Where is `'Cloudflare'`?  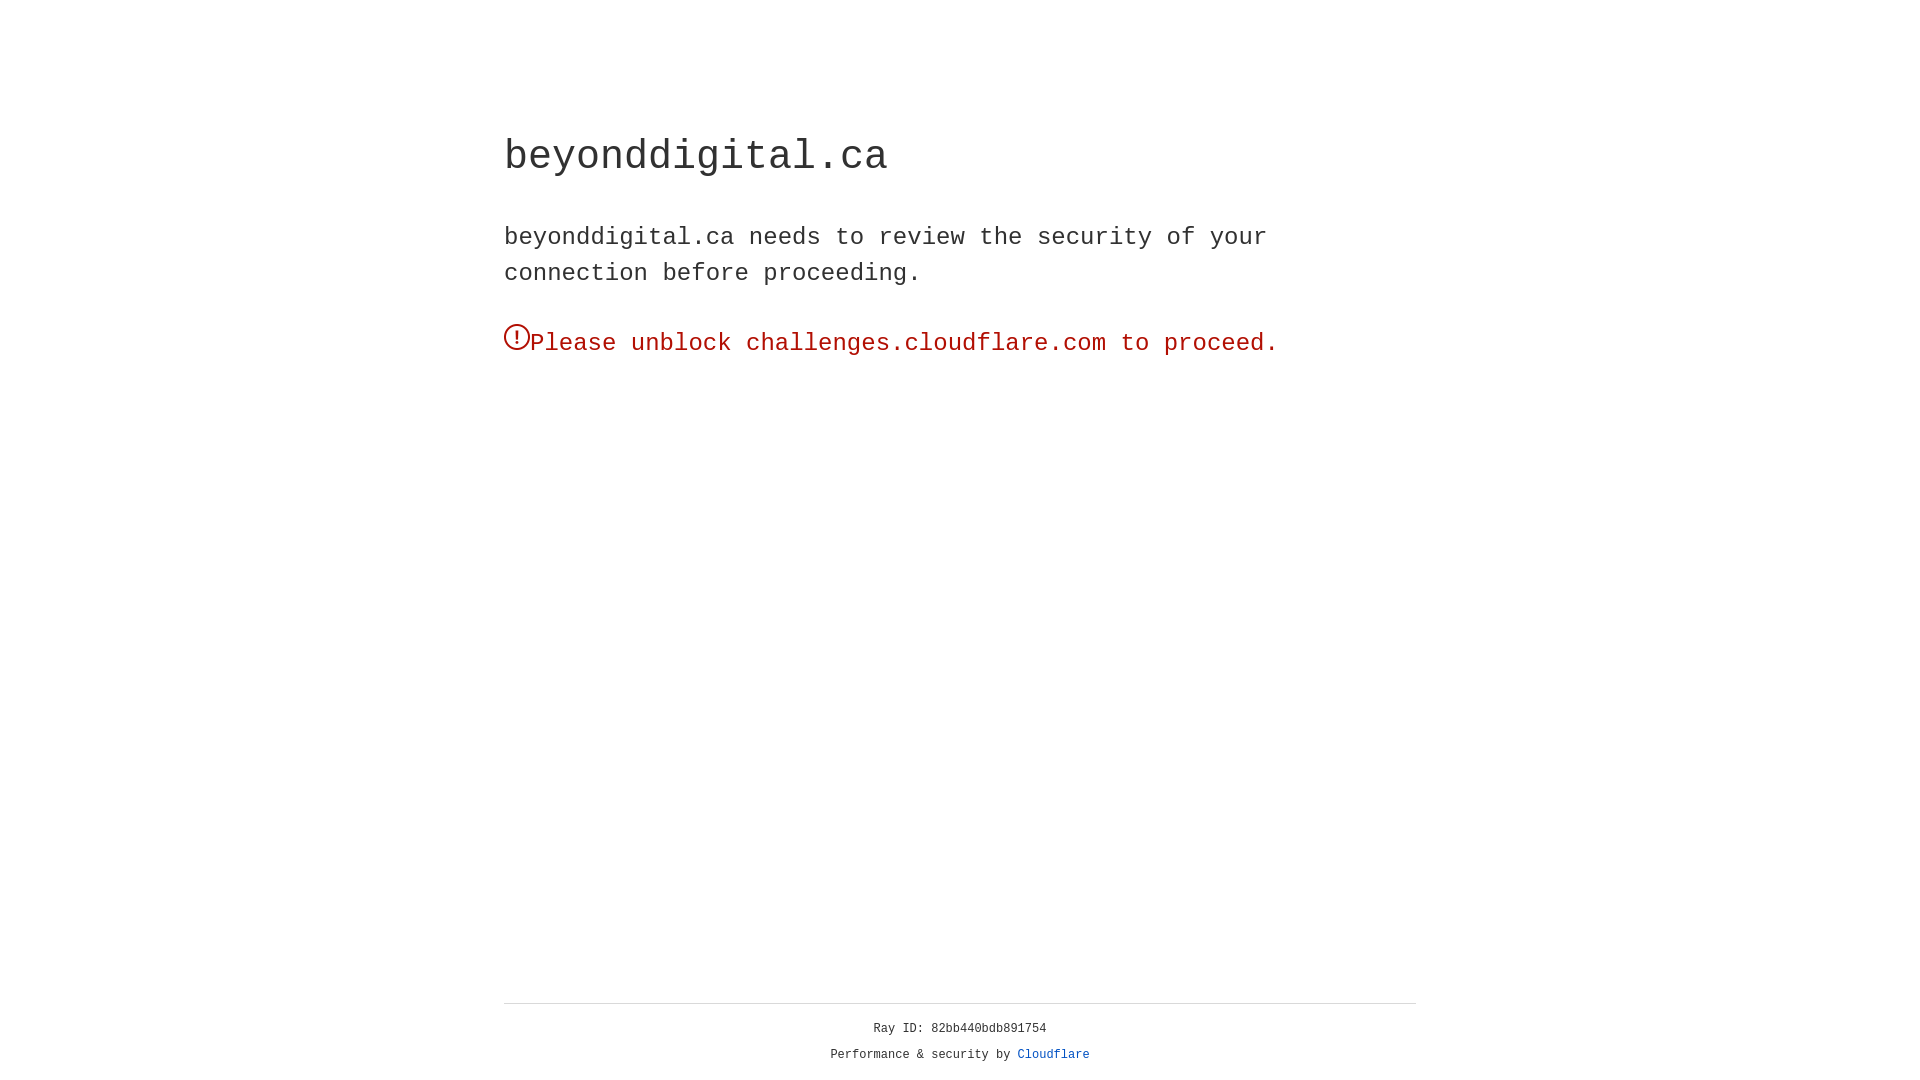 'Cloudflare' is located at coordinates (1053, 1054).